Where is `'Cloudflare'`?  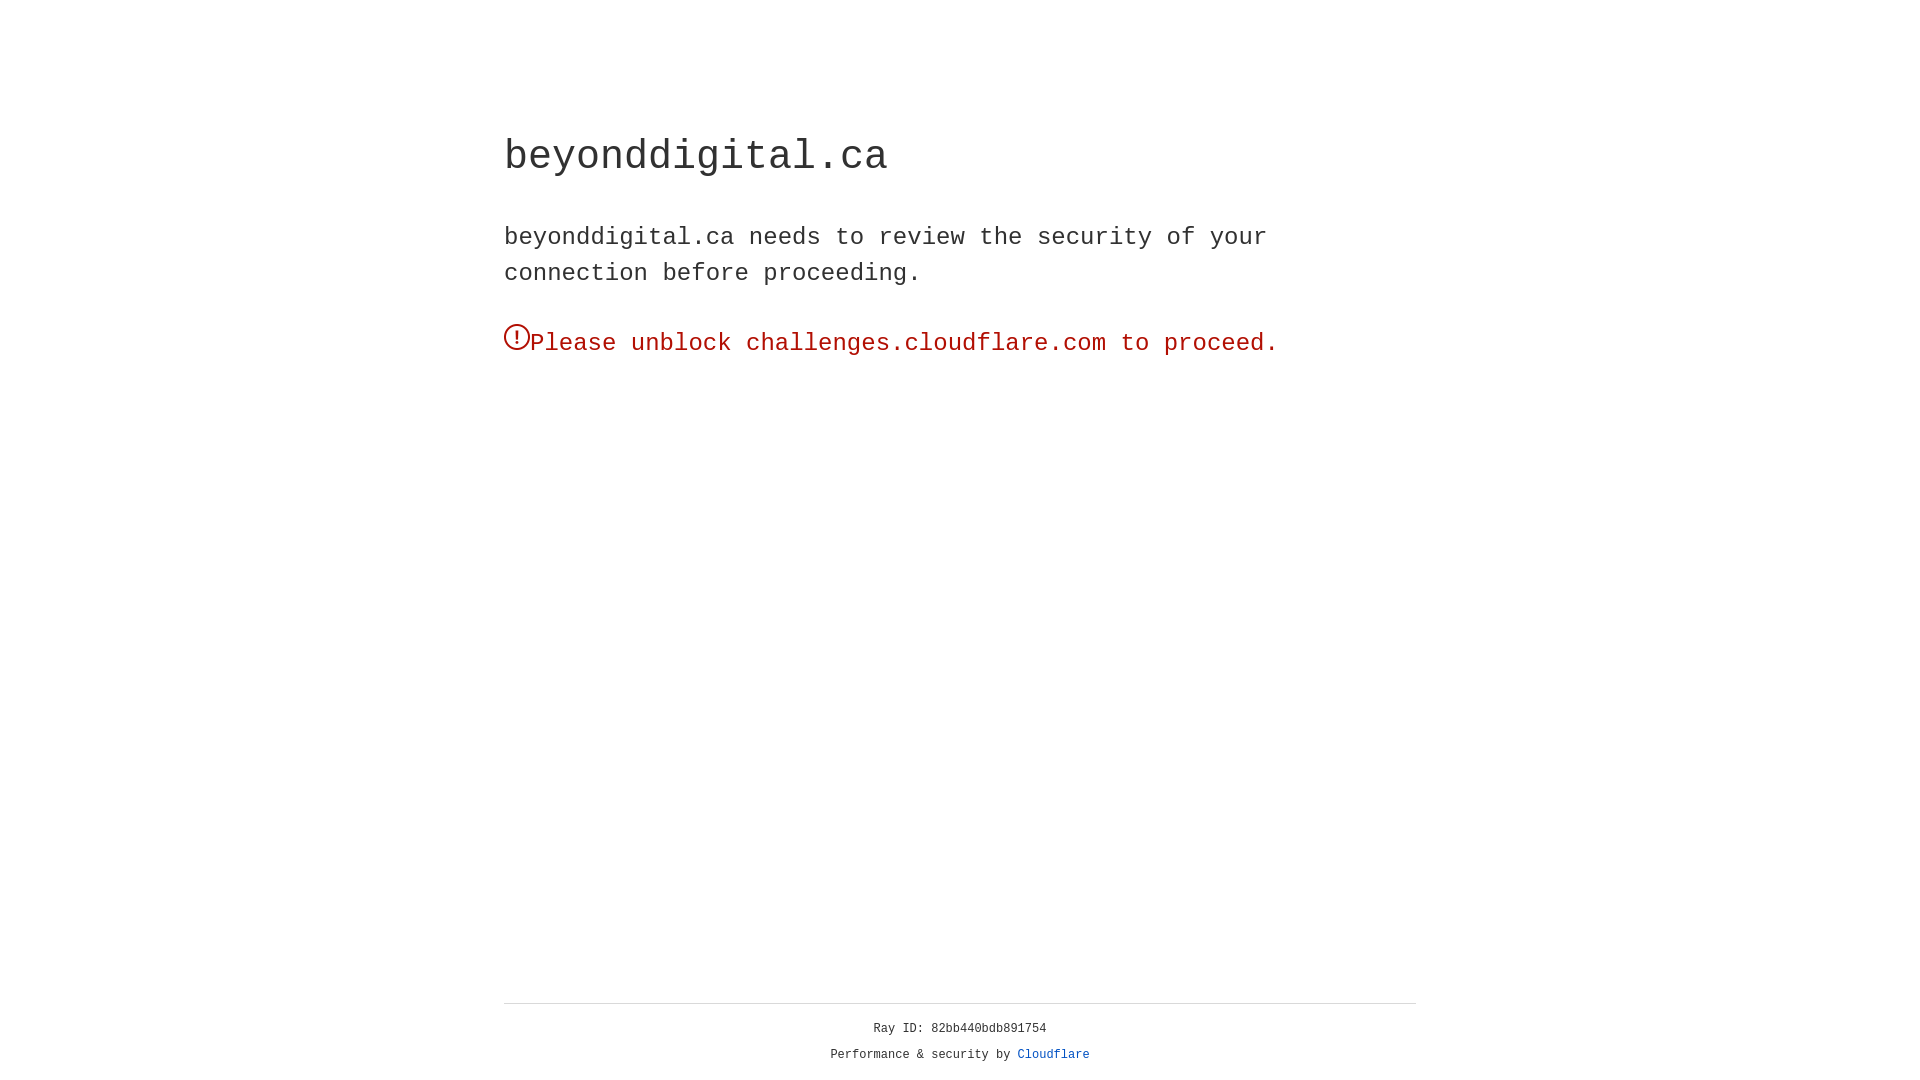 'Cloudflare' is located at coordinates (1053, 1054).